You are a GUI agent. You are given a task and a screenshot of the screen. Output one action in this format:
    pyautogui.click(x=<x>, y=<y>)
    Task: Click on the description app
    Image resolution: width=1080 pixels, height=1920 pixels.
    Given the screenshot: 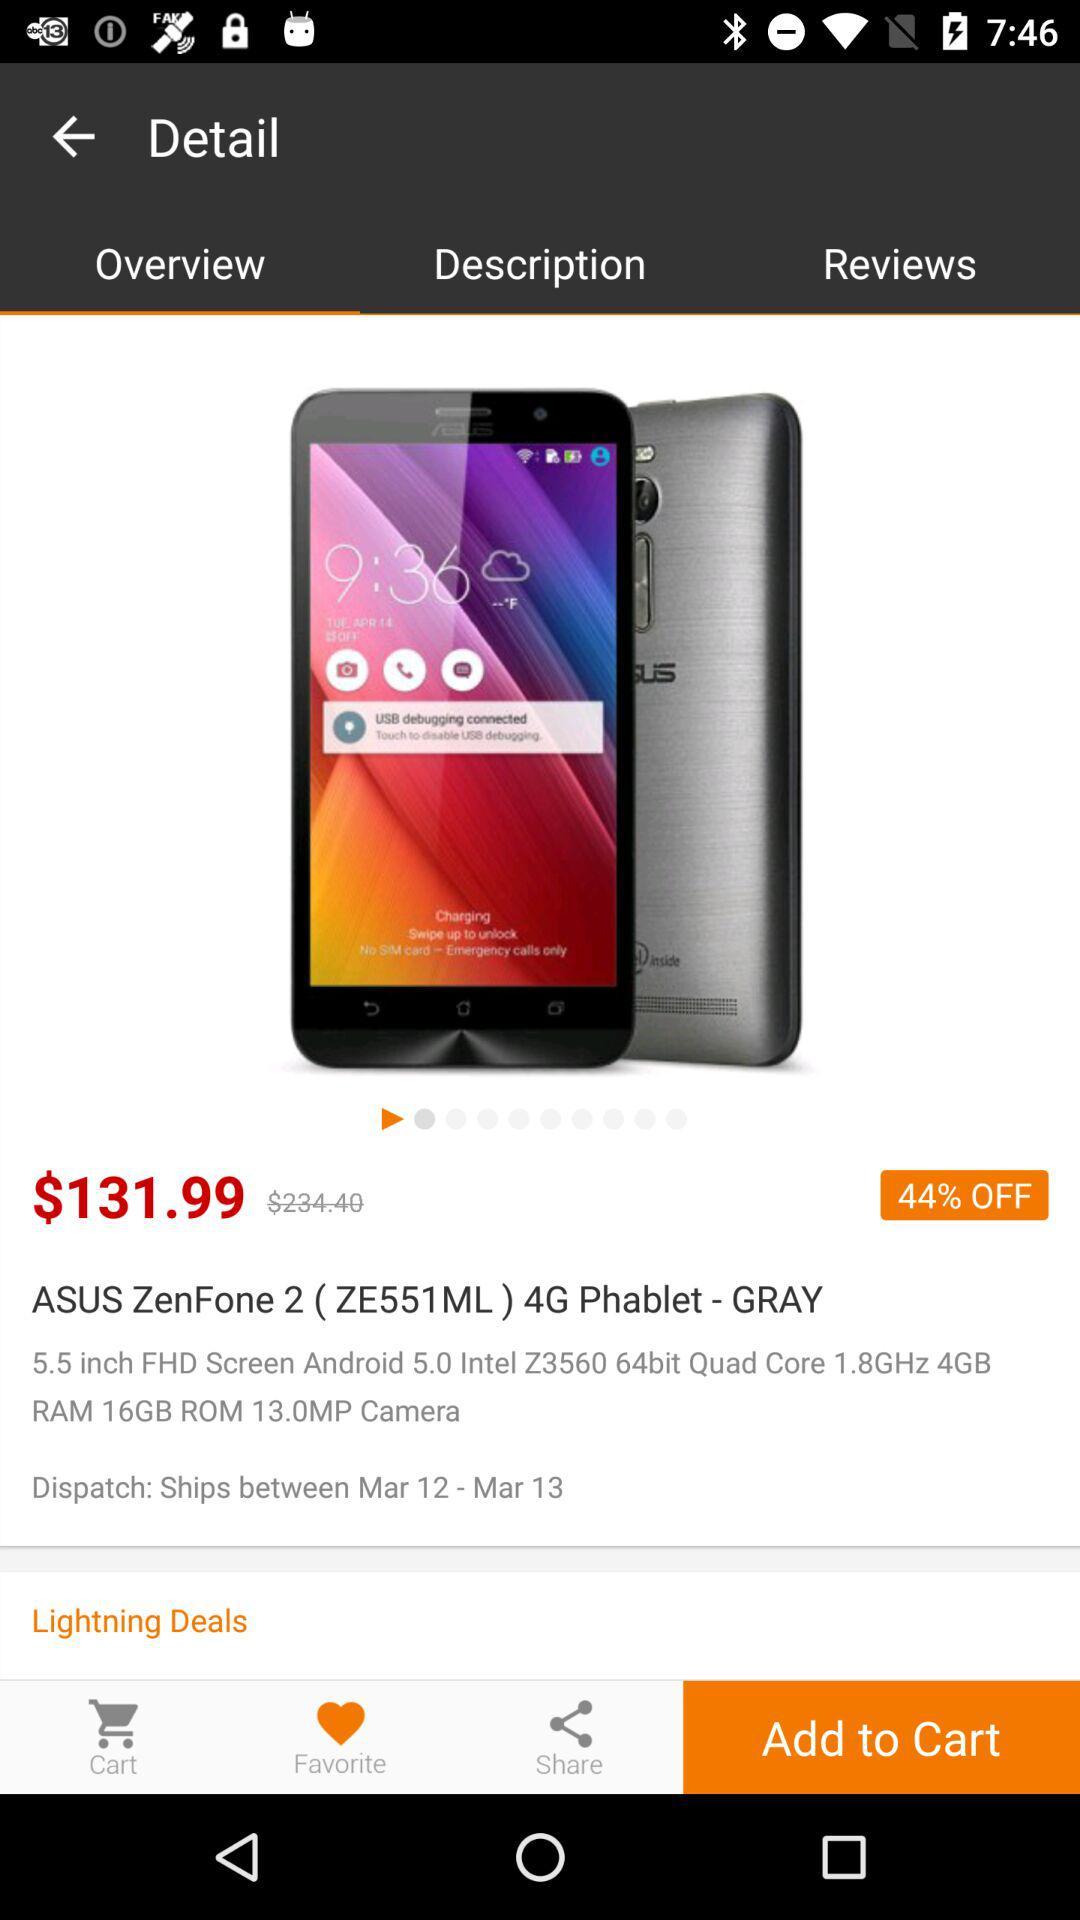 What is the action you would take?
    pyautogui.click(x=540, y=261)
    